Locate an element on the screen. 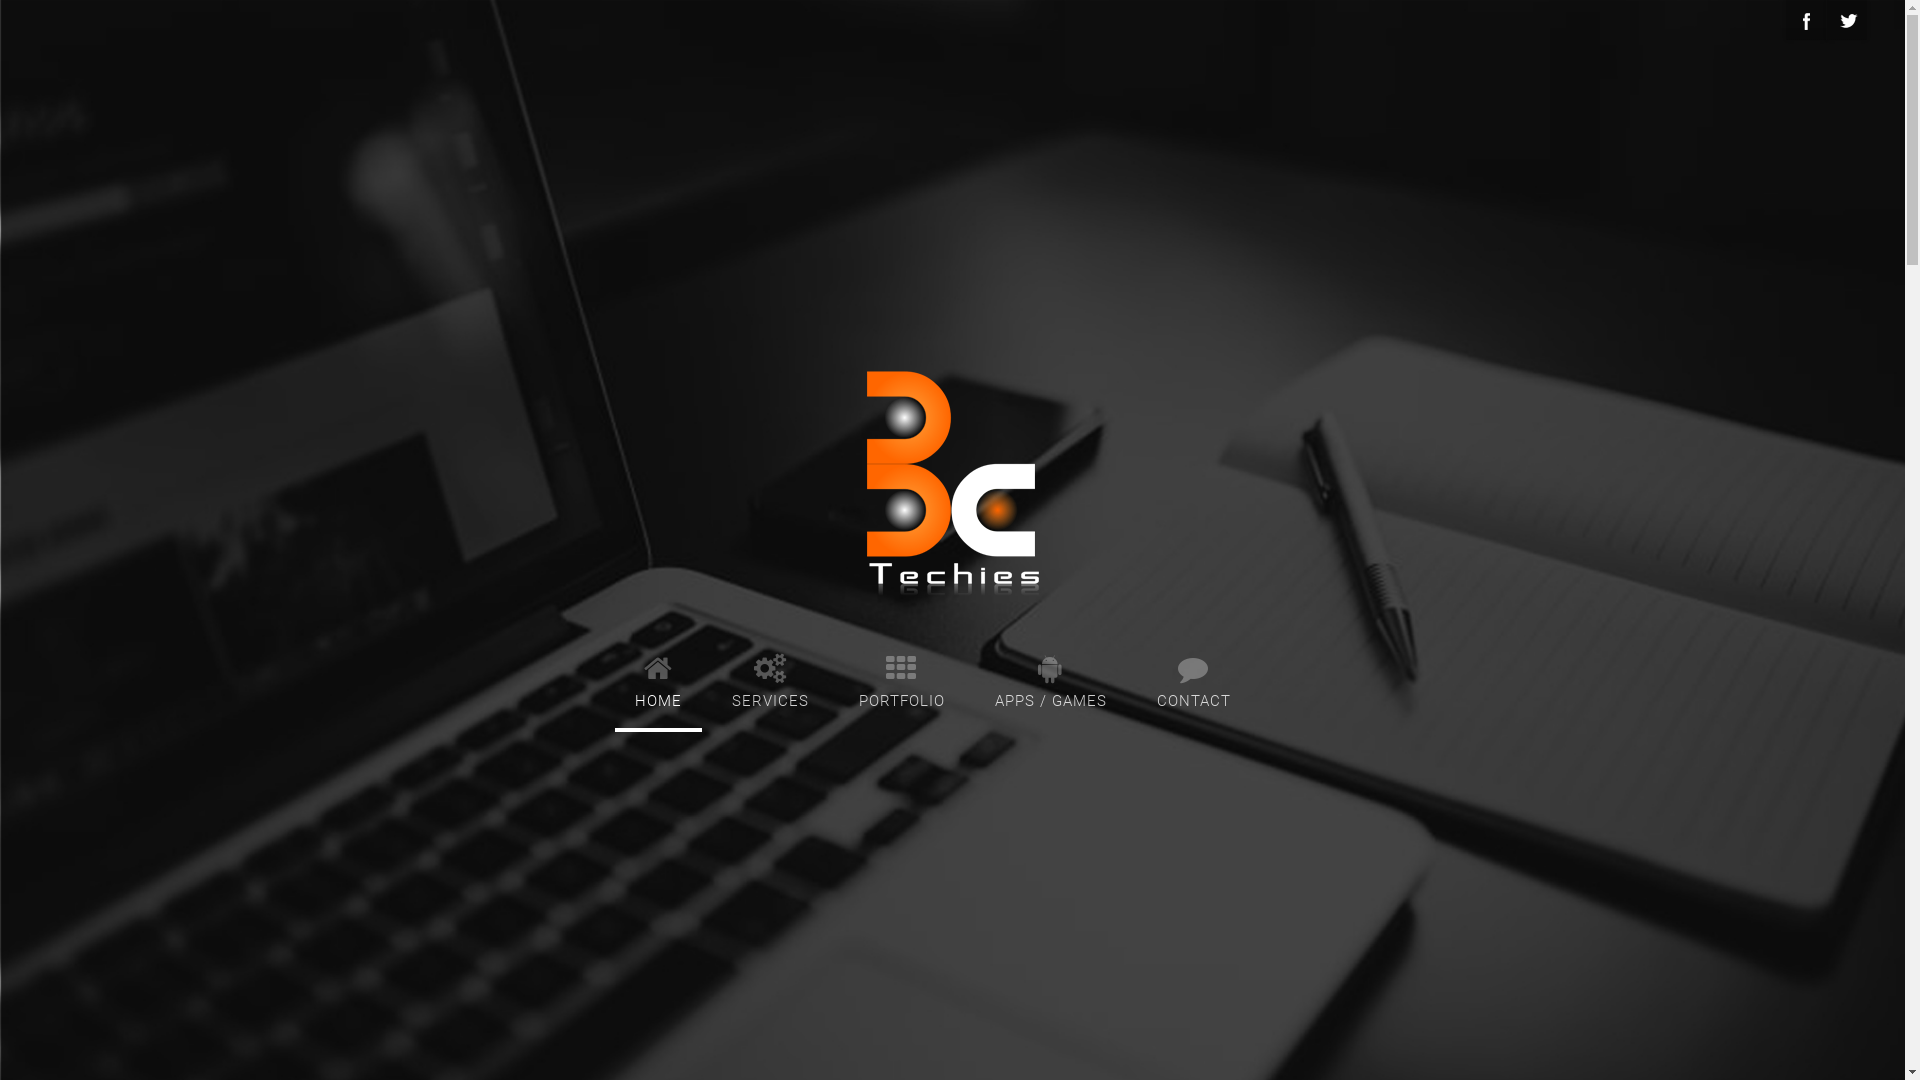 The image size is (1920, 1080). 'SERVICES' is located at coordinates (711, 677).